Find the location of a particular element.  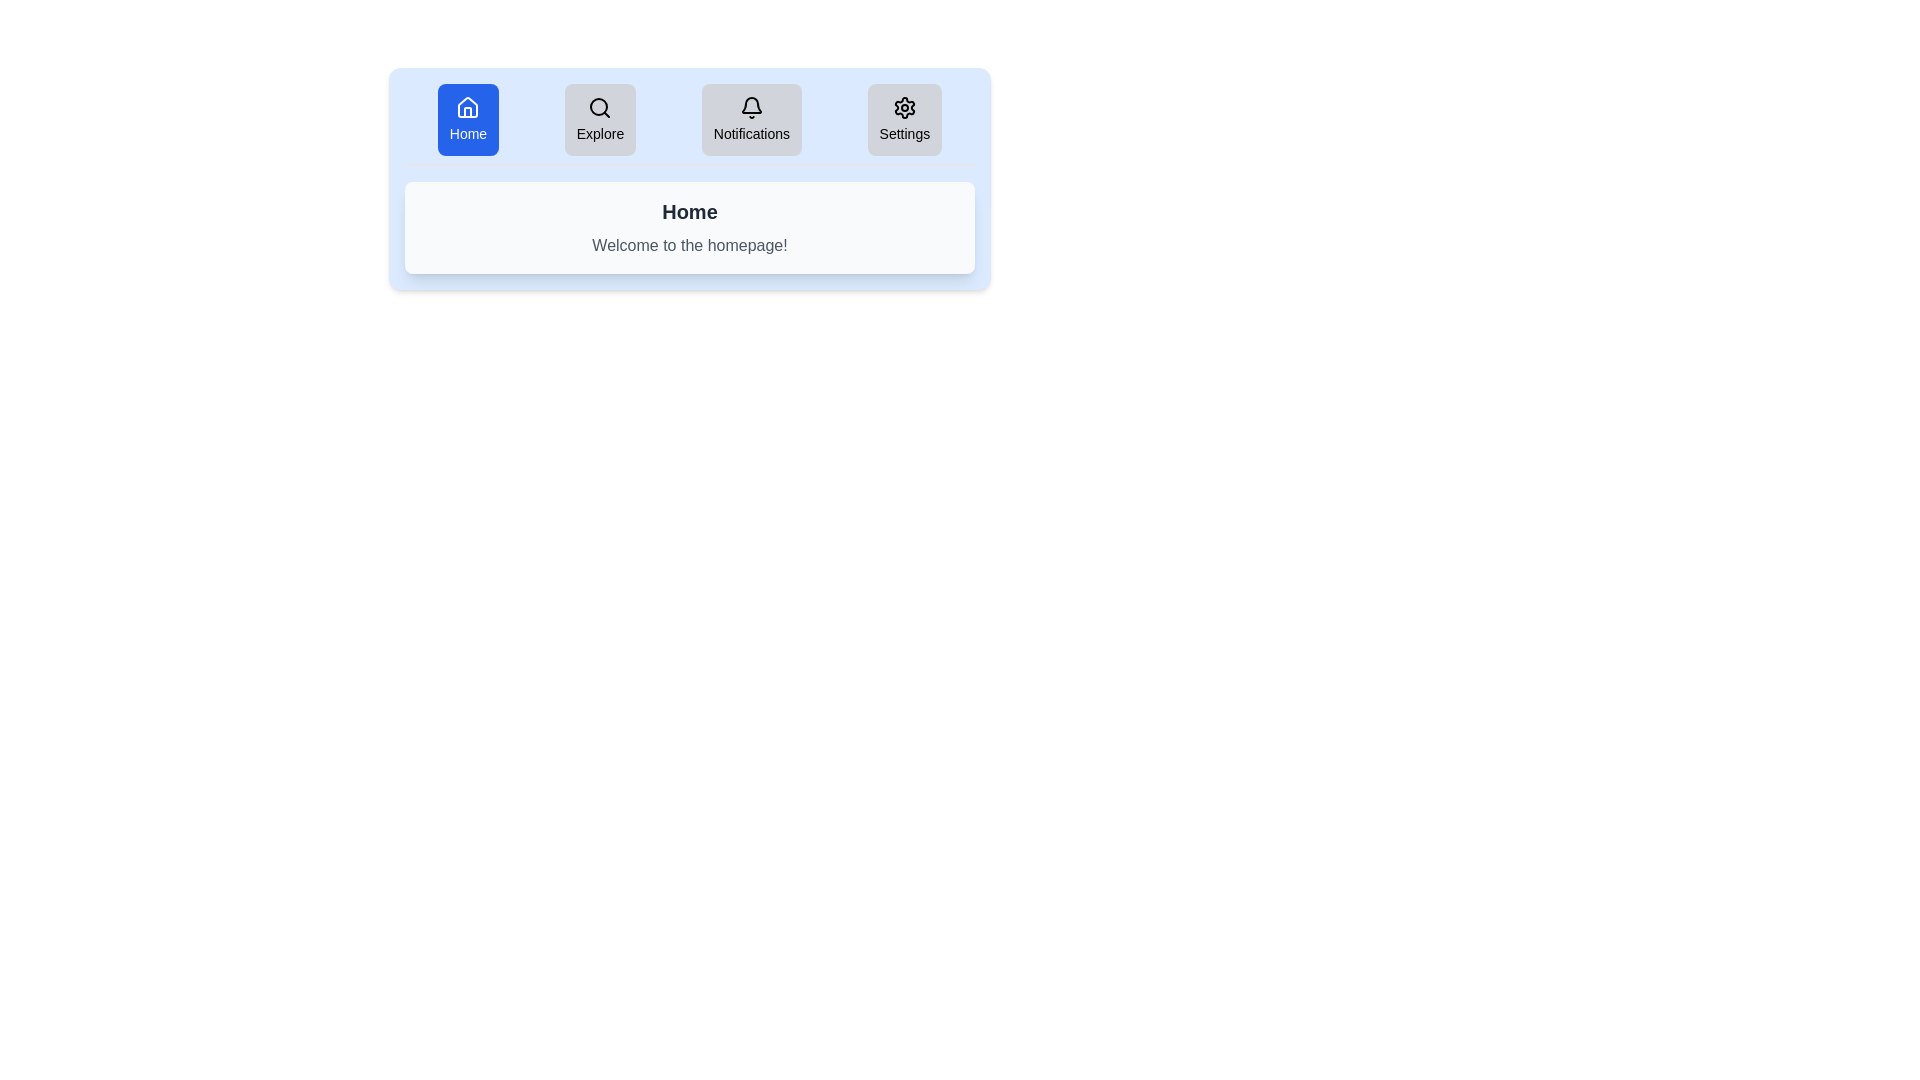

the tab labeled Home is located at coordinates (467, 119).